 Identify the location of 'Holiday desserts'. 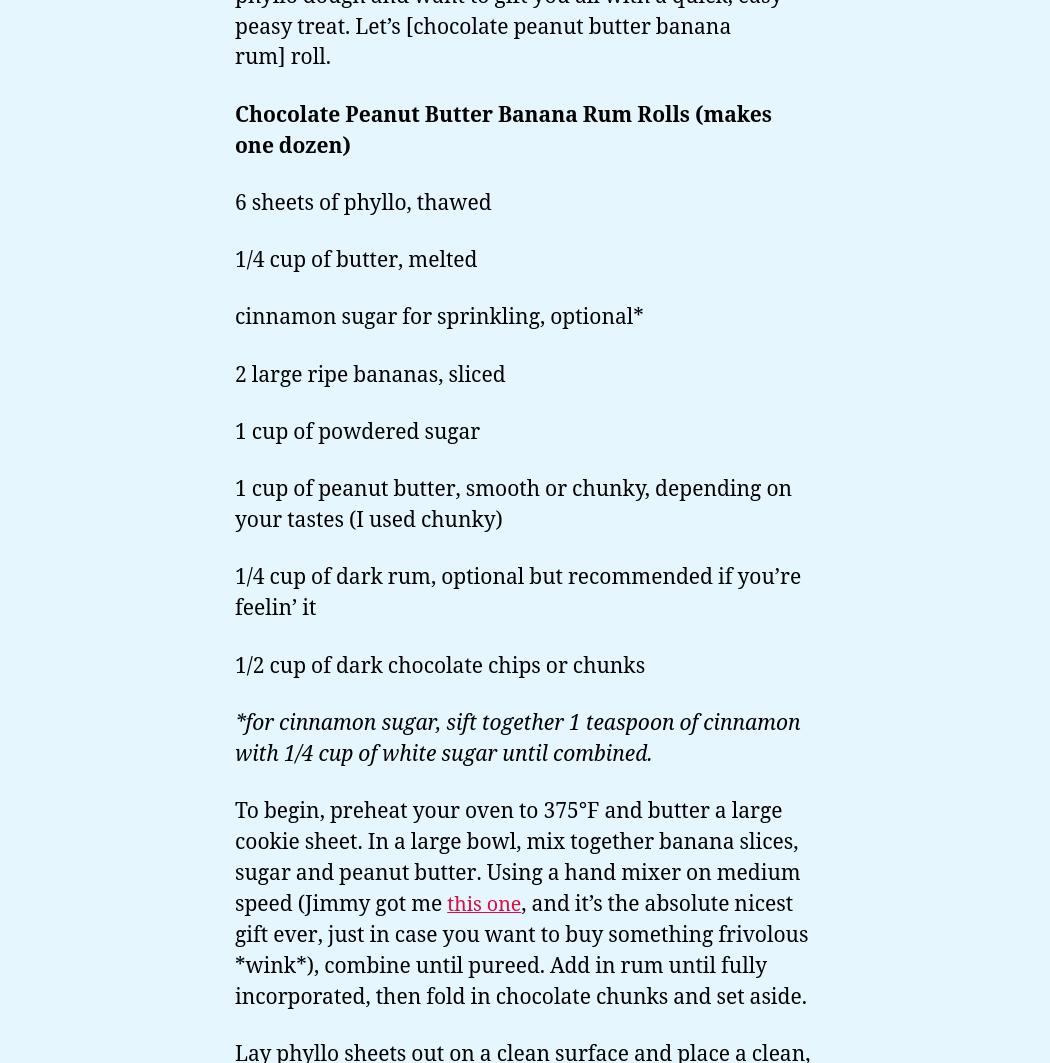
(112, 277).